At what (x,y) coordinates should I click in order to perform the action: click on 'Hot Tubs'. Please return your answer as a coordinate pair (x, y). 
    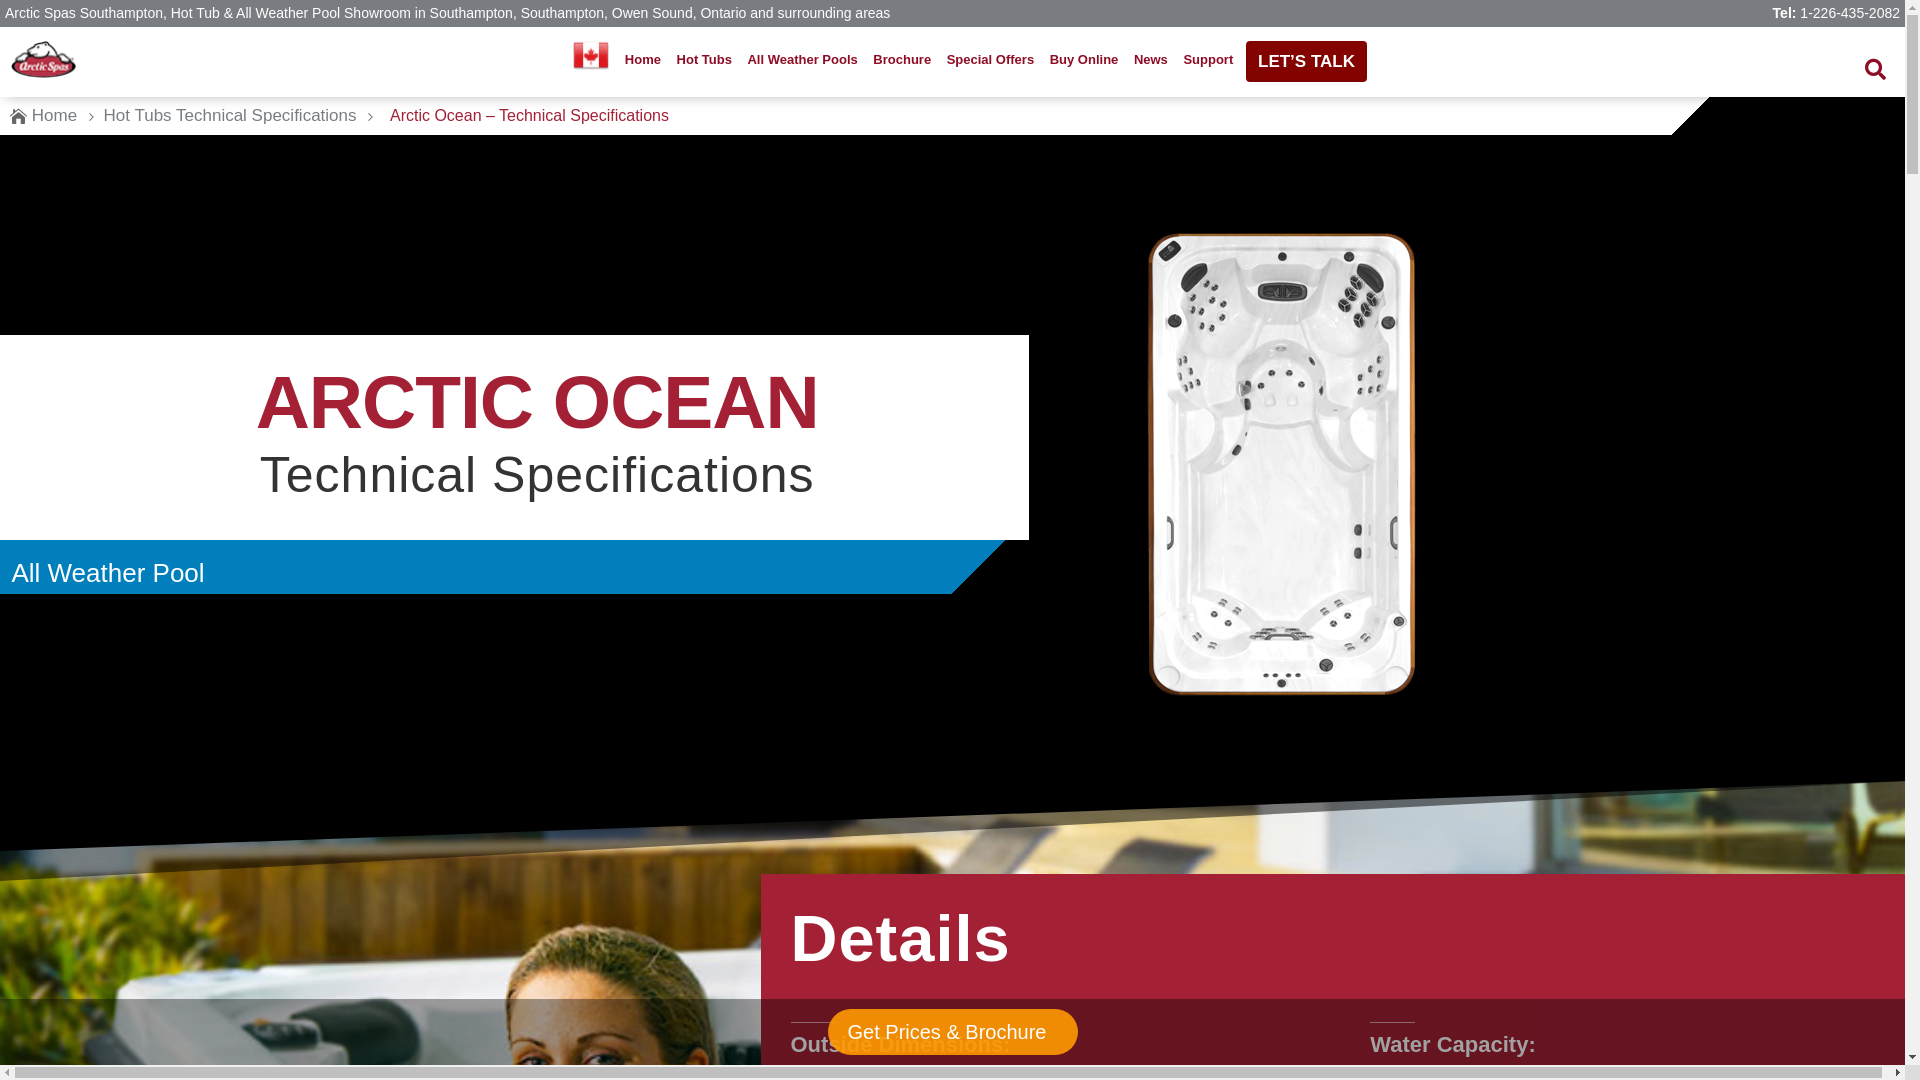
    Looking at the image, I should click on (704, 58).